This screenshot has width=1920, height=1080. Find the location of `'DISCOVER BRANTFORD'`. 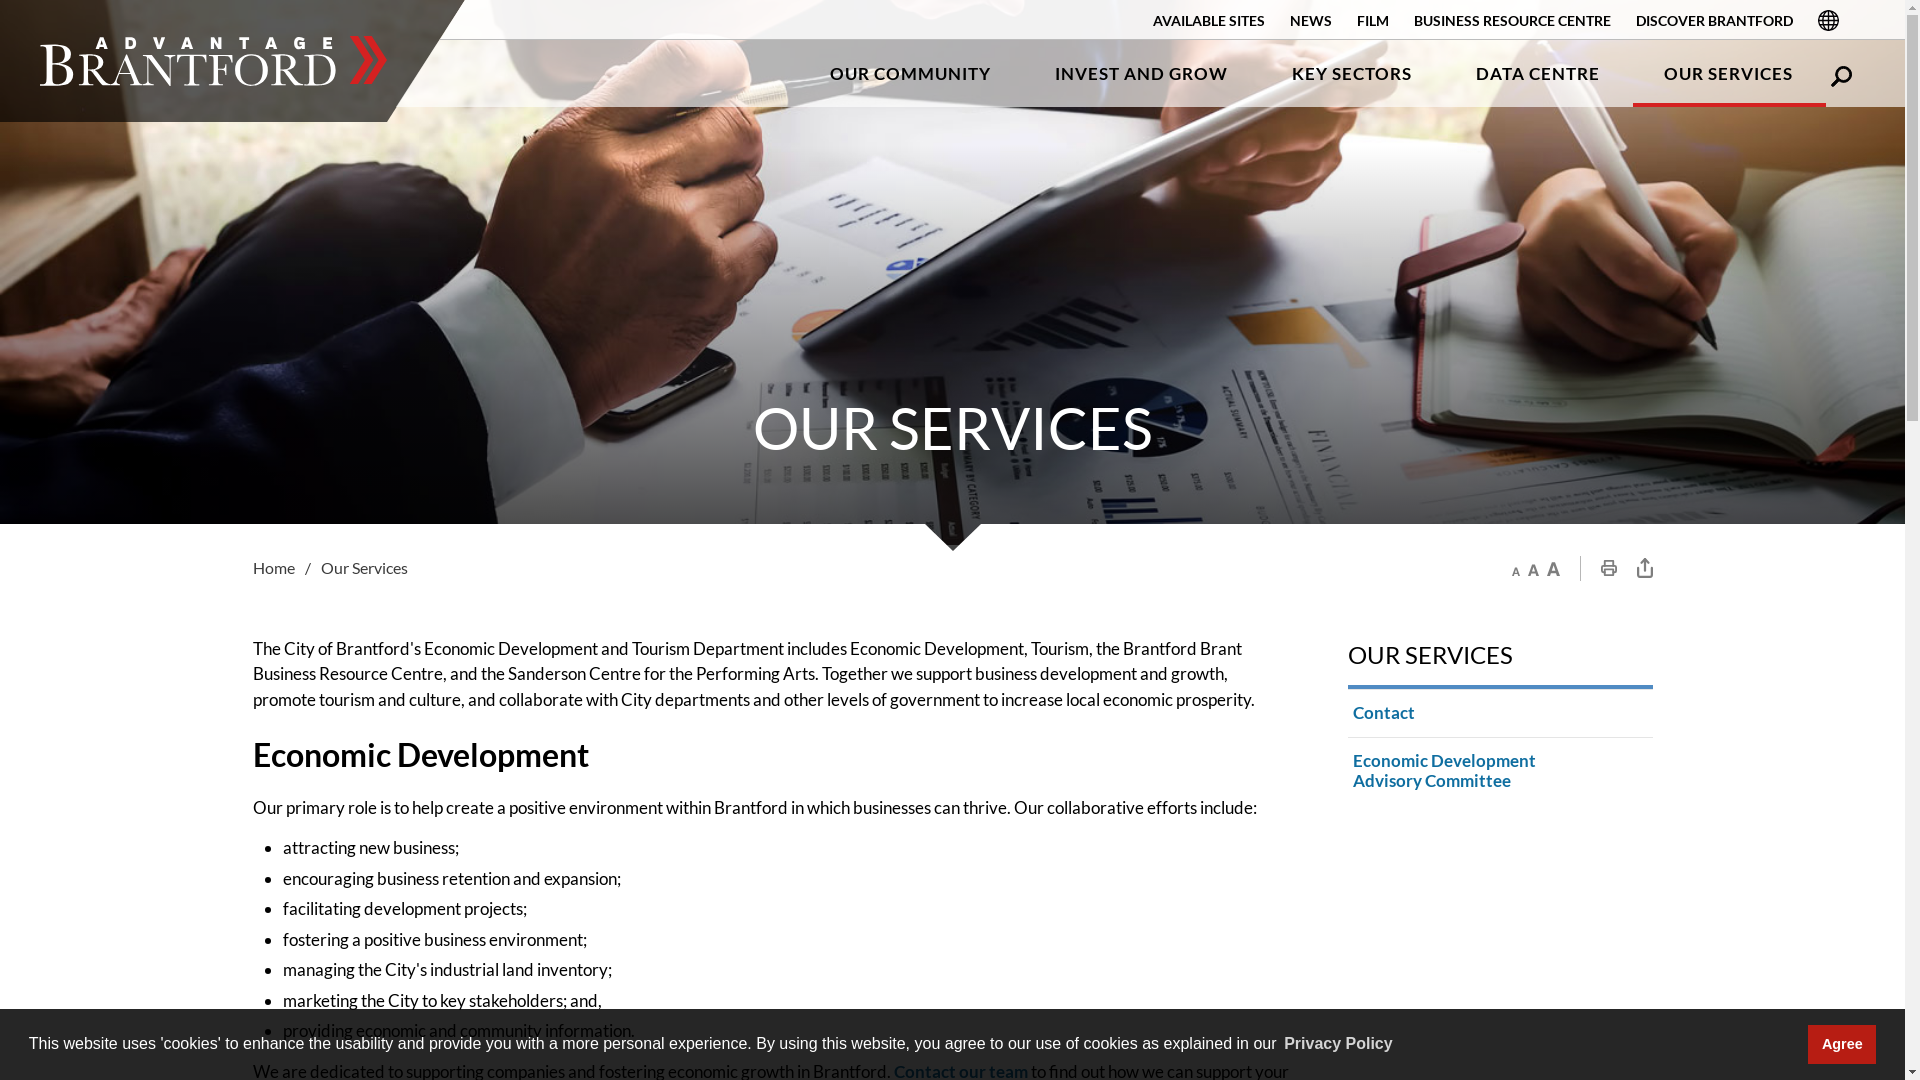

'DISCOVER BRANTFORD' is located at coordinates (1713, 20).